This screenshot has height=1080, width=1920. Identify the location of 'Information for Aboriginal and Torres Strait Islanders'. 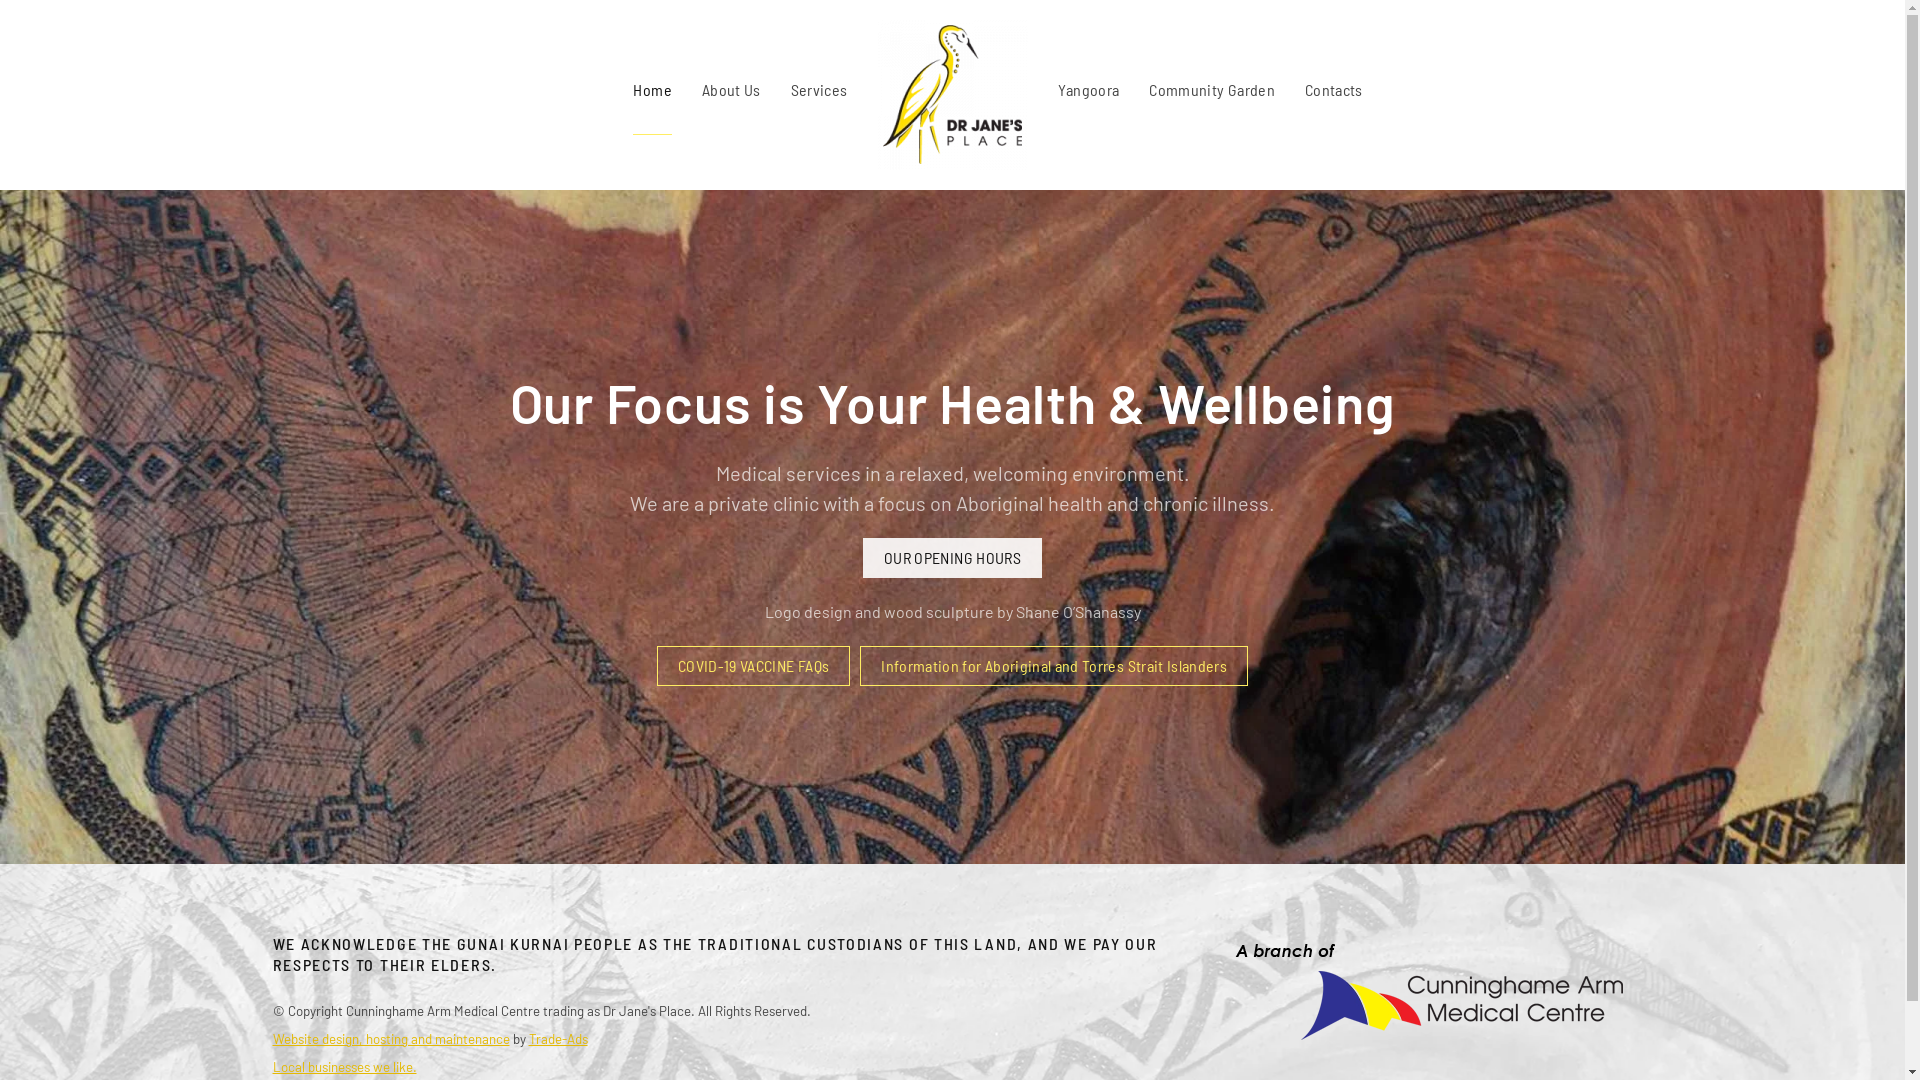
(1053, 666).